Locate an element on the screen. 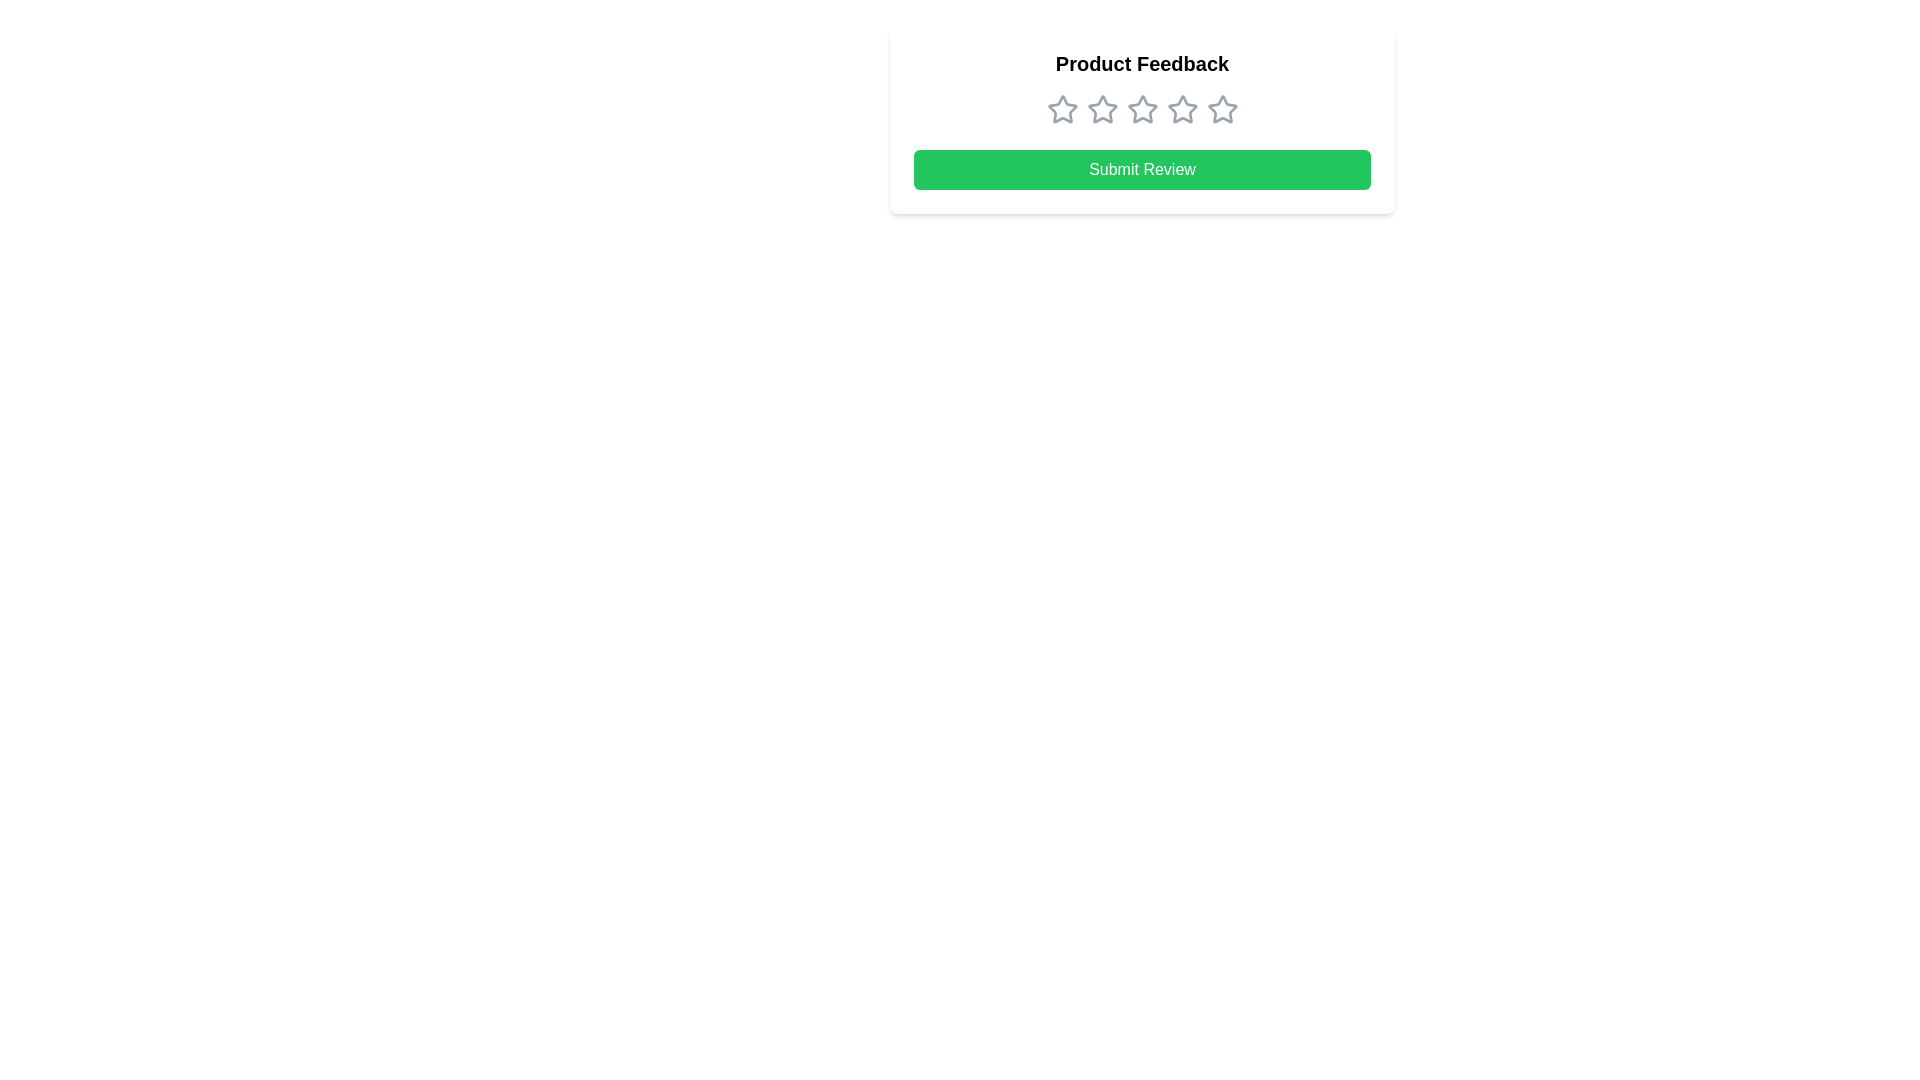  the third star-shaped Rating icon with a gray outline is located at coordinates (1142, 109).